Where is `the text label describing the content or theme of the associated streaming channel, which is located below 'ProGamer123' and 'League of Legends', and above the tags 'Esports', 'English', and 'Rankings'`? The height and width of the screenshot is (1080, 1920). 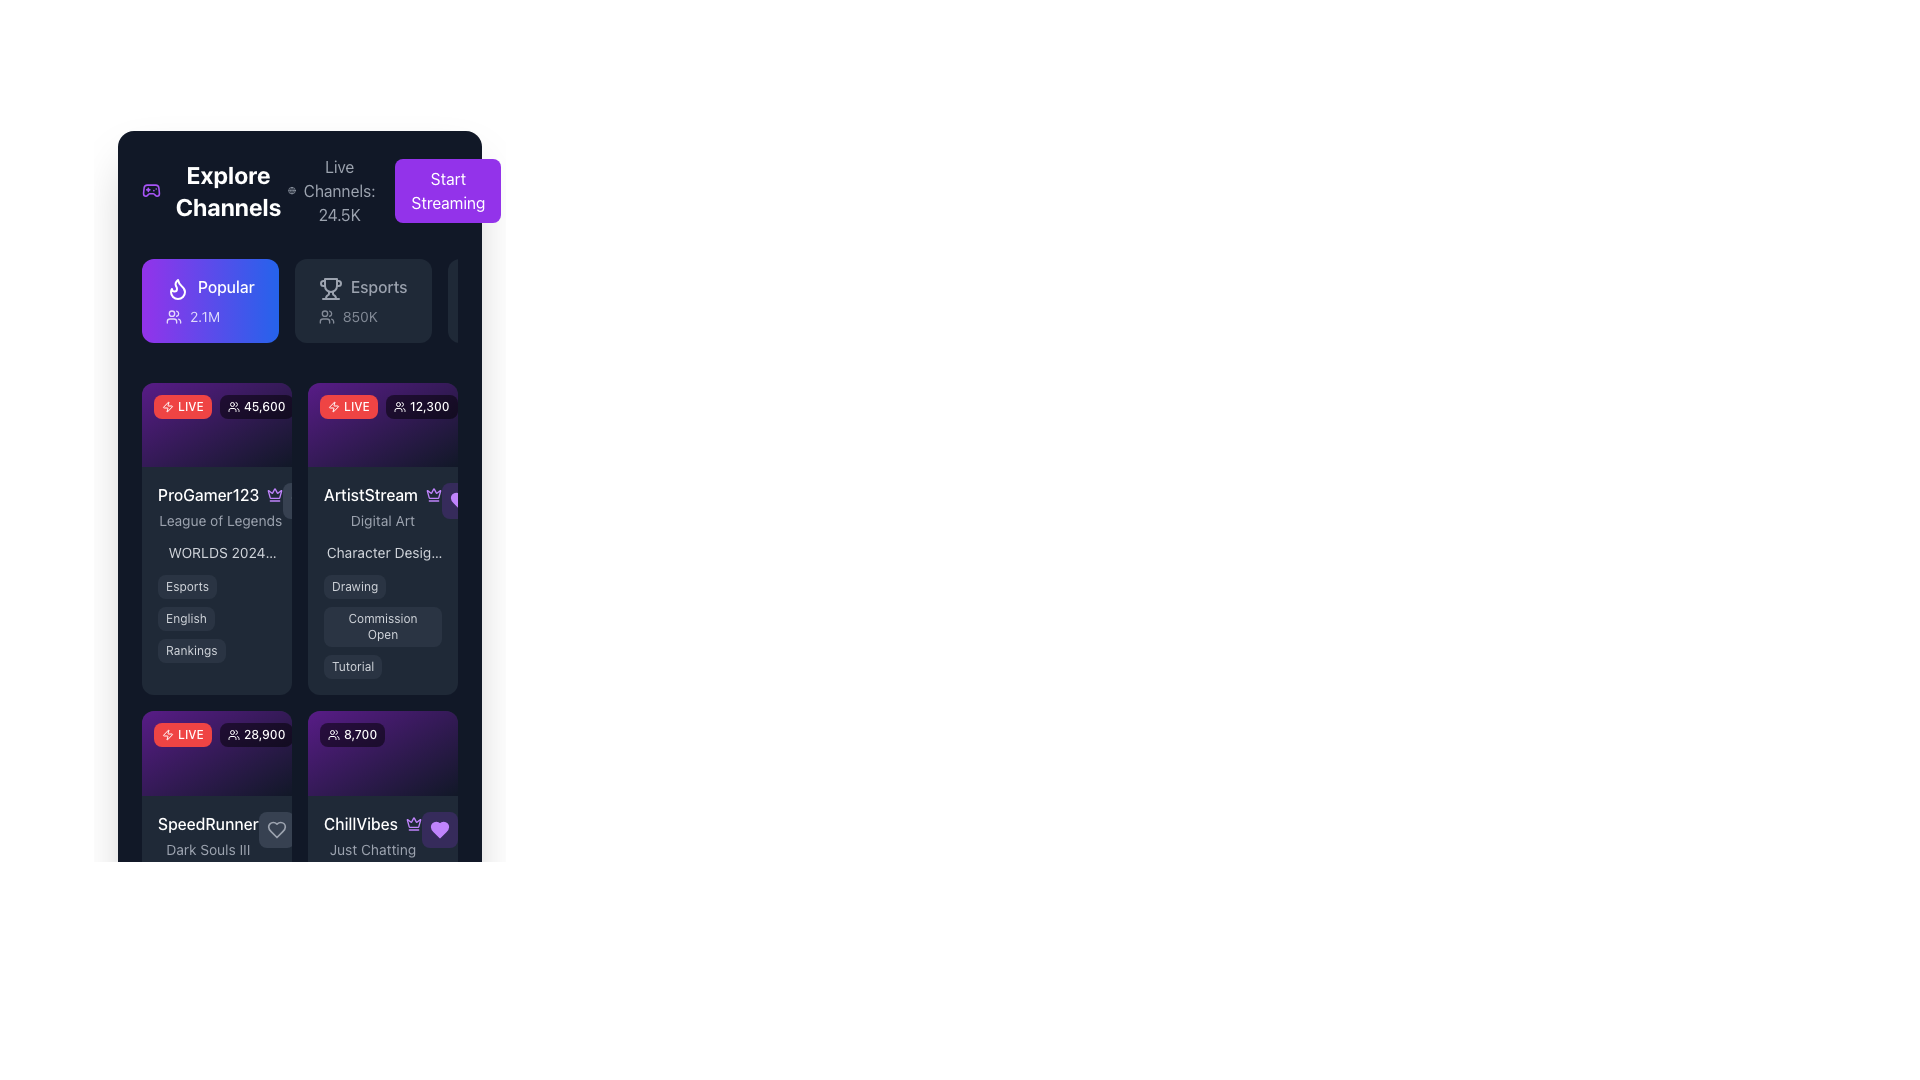 the text label describing the content or theme of the associated streaming channel, which is located below 'ProGamer123' and 'League of Legends', and above the tags 'Esports', 'English', and 'Rankings' is located at coordinates (216, 552).